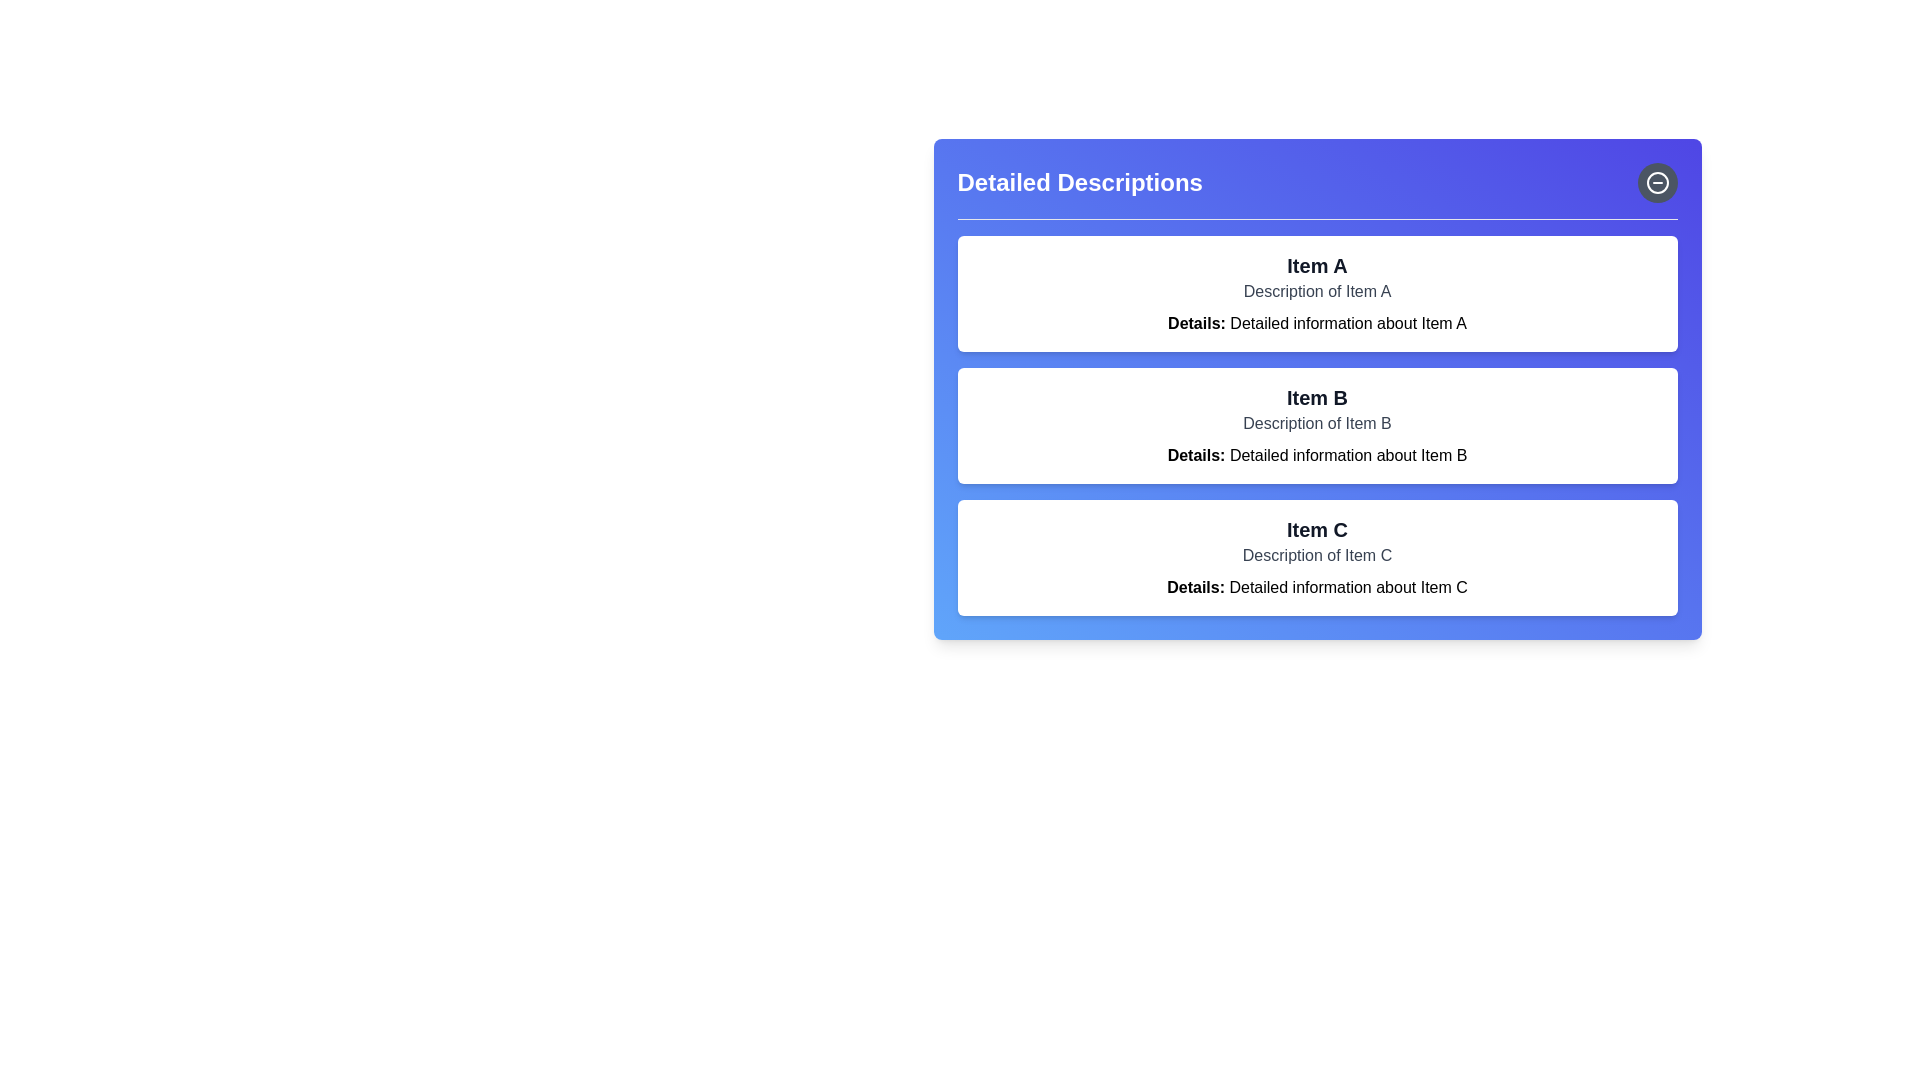 This screenshot has width=1920, height=1080. What do you see at coordinates (1317, 555) in the screenshot?
I see `the Text Label displaying 'Description of Item C', which is styled in gray font and positioned beneath the 'Item C' title within a white card layout` at bounding box center [1317, 555].